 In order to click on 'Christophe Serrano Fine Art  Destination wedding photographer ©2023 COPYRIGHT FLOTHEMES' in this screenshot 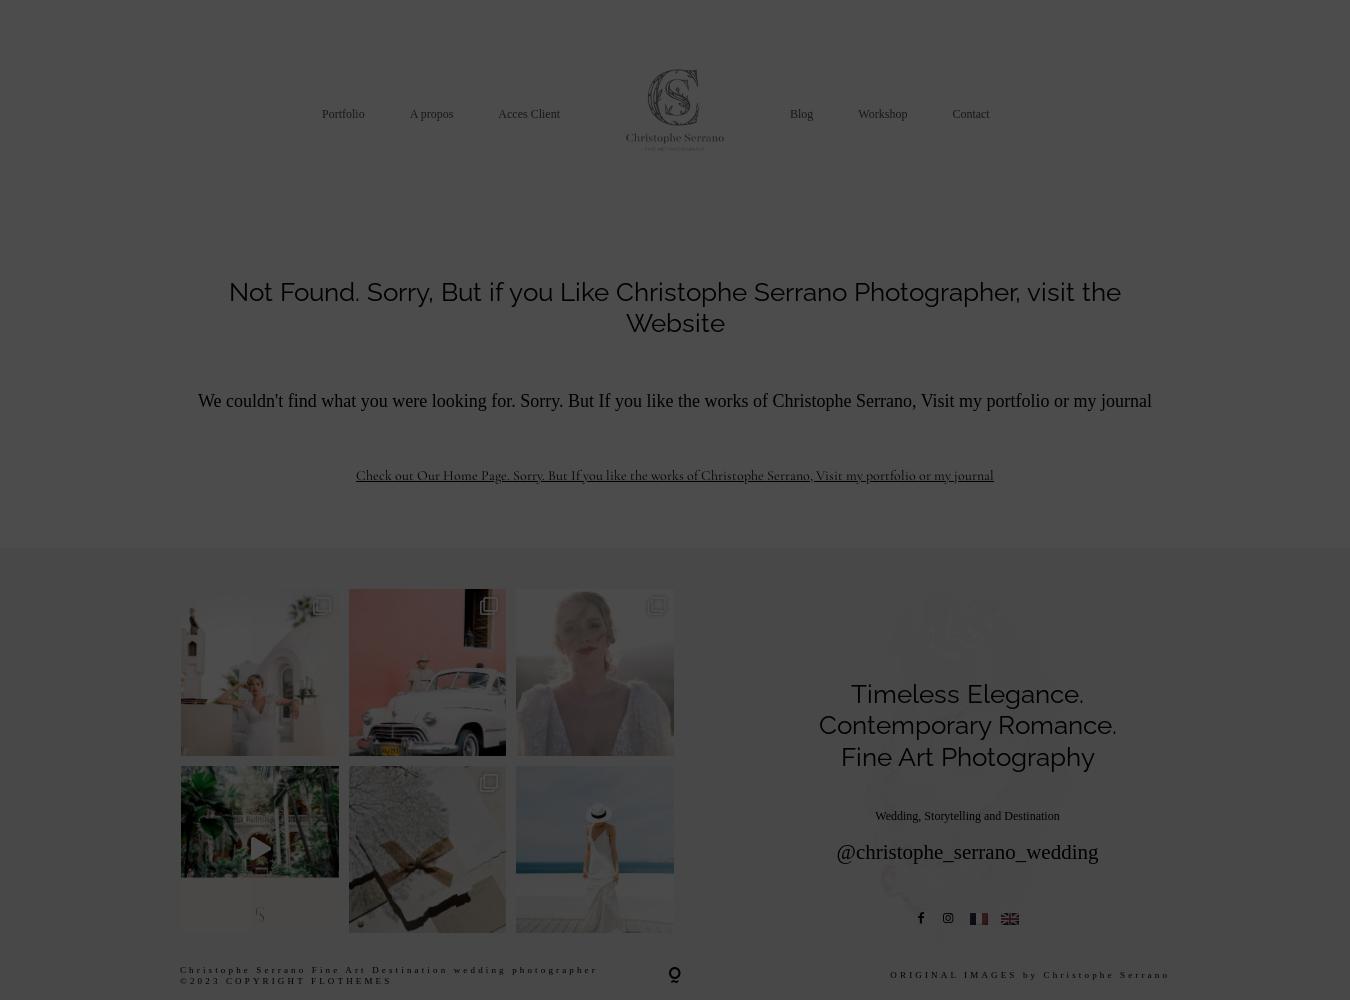, I will do `click(387, 973)`.